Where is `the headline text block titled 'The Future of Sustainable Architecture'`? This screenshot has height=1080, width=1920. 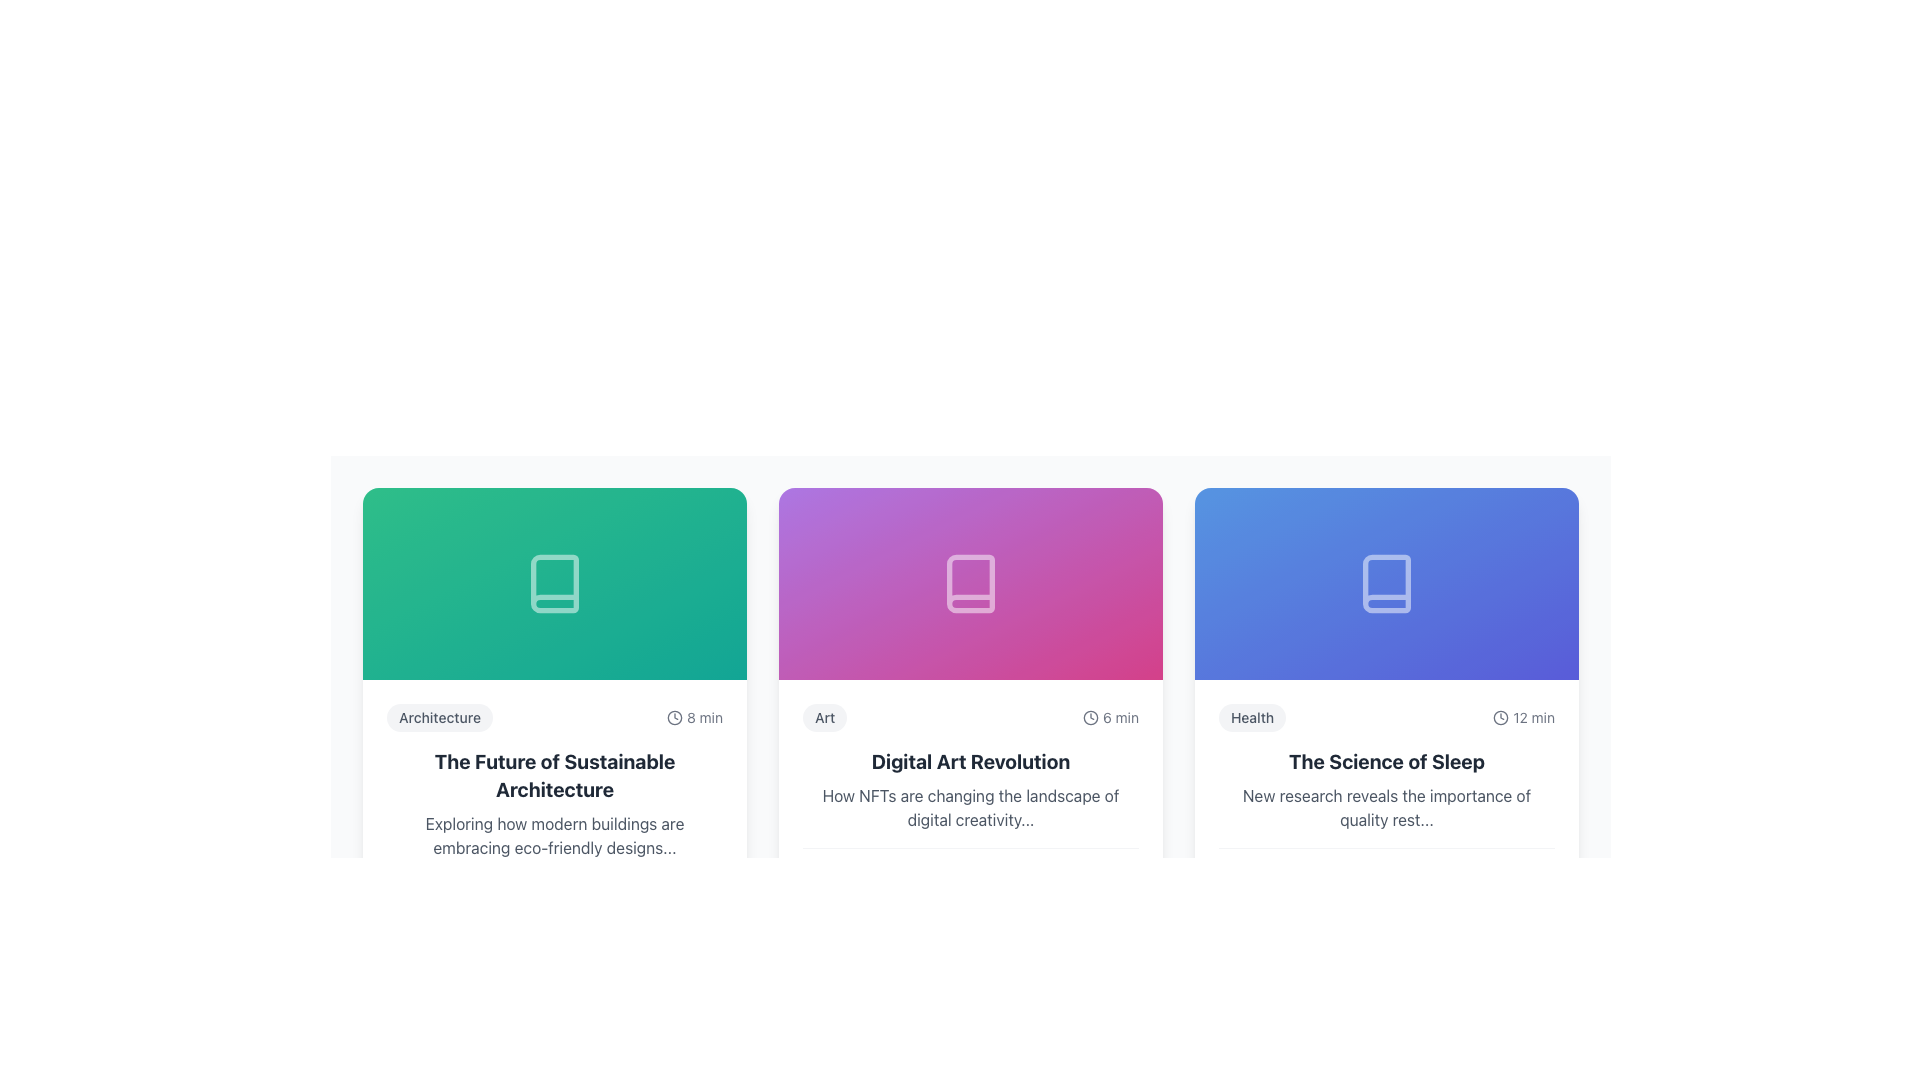 the headline text block titled 'The Future of Sustainable Architecture' is located at coordinates (555, 774).